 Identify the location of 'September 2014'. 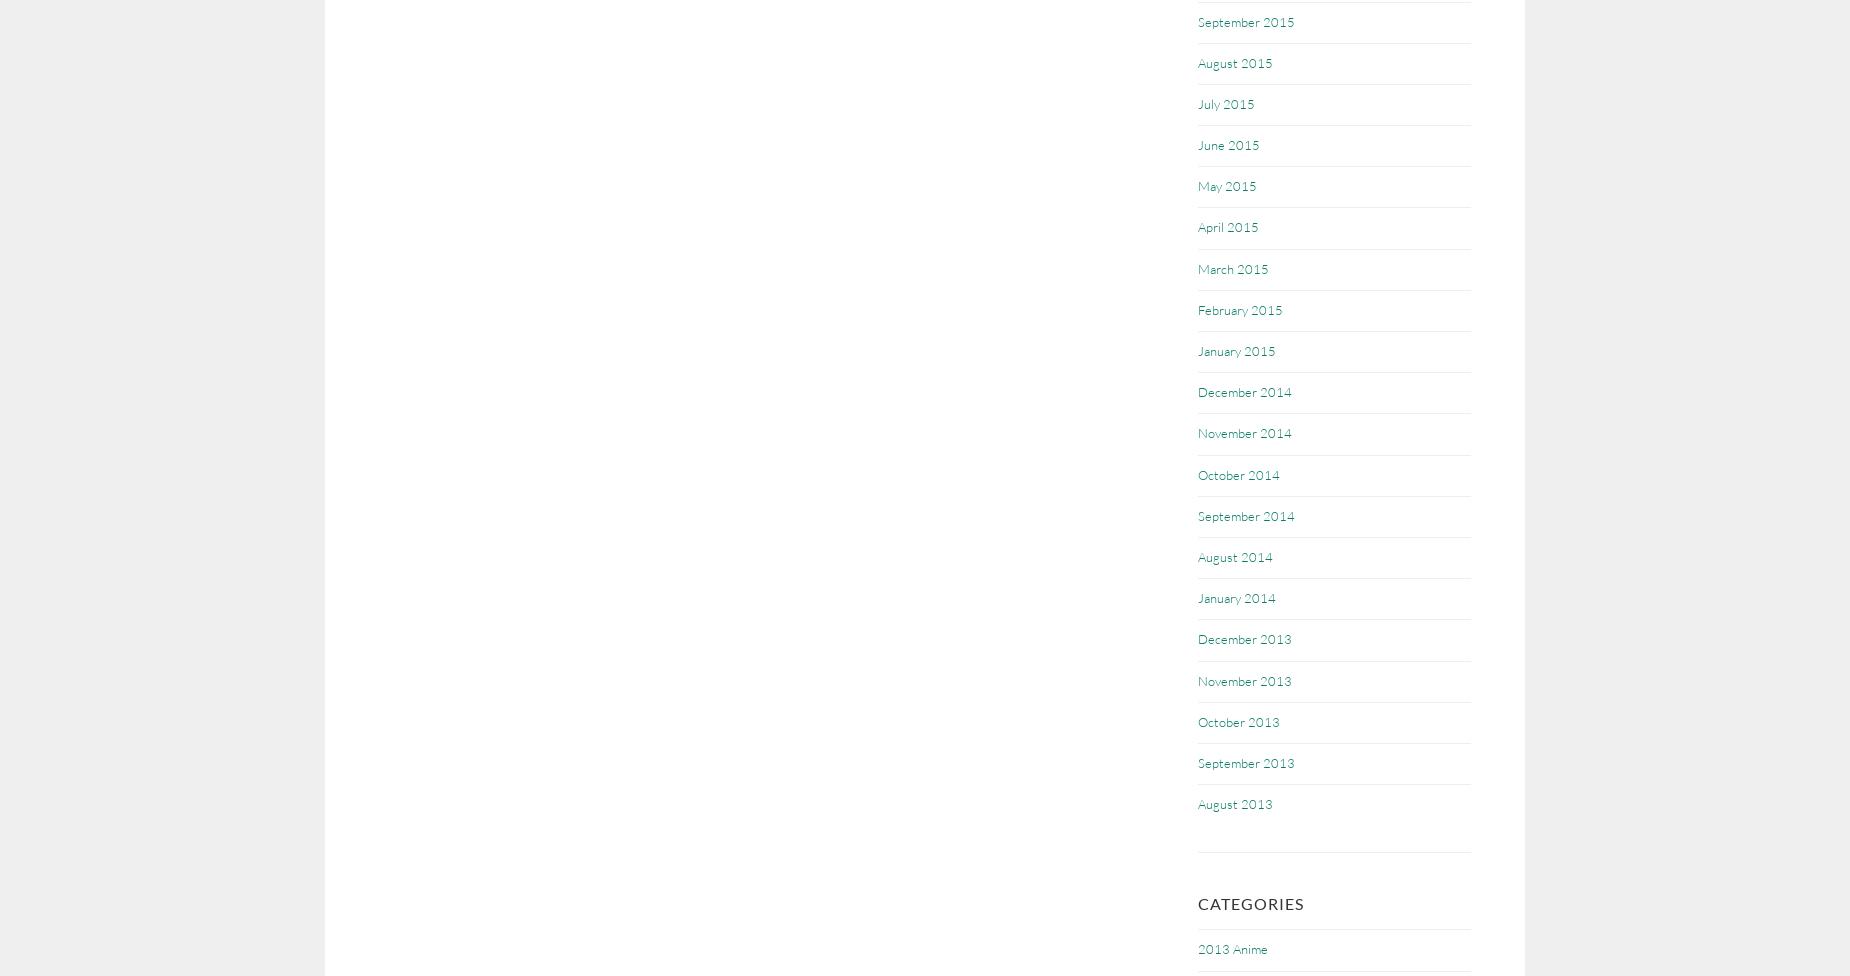
(1245, 515).